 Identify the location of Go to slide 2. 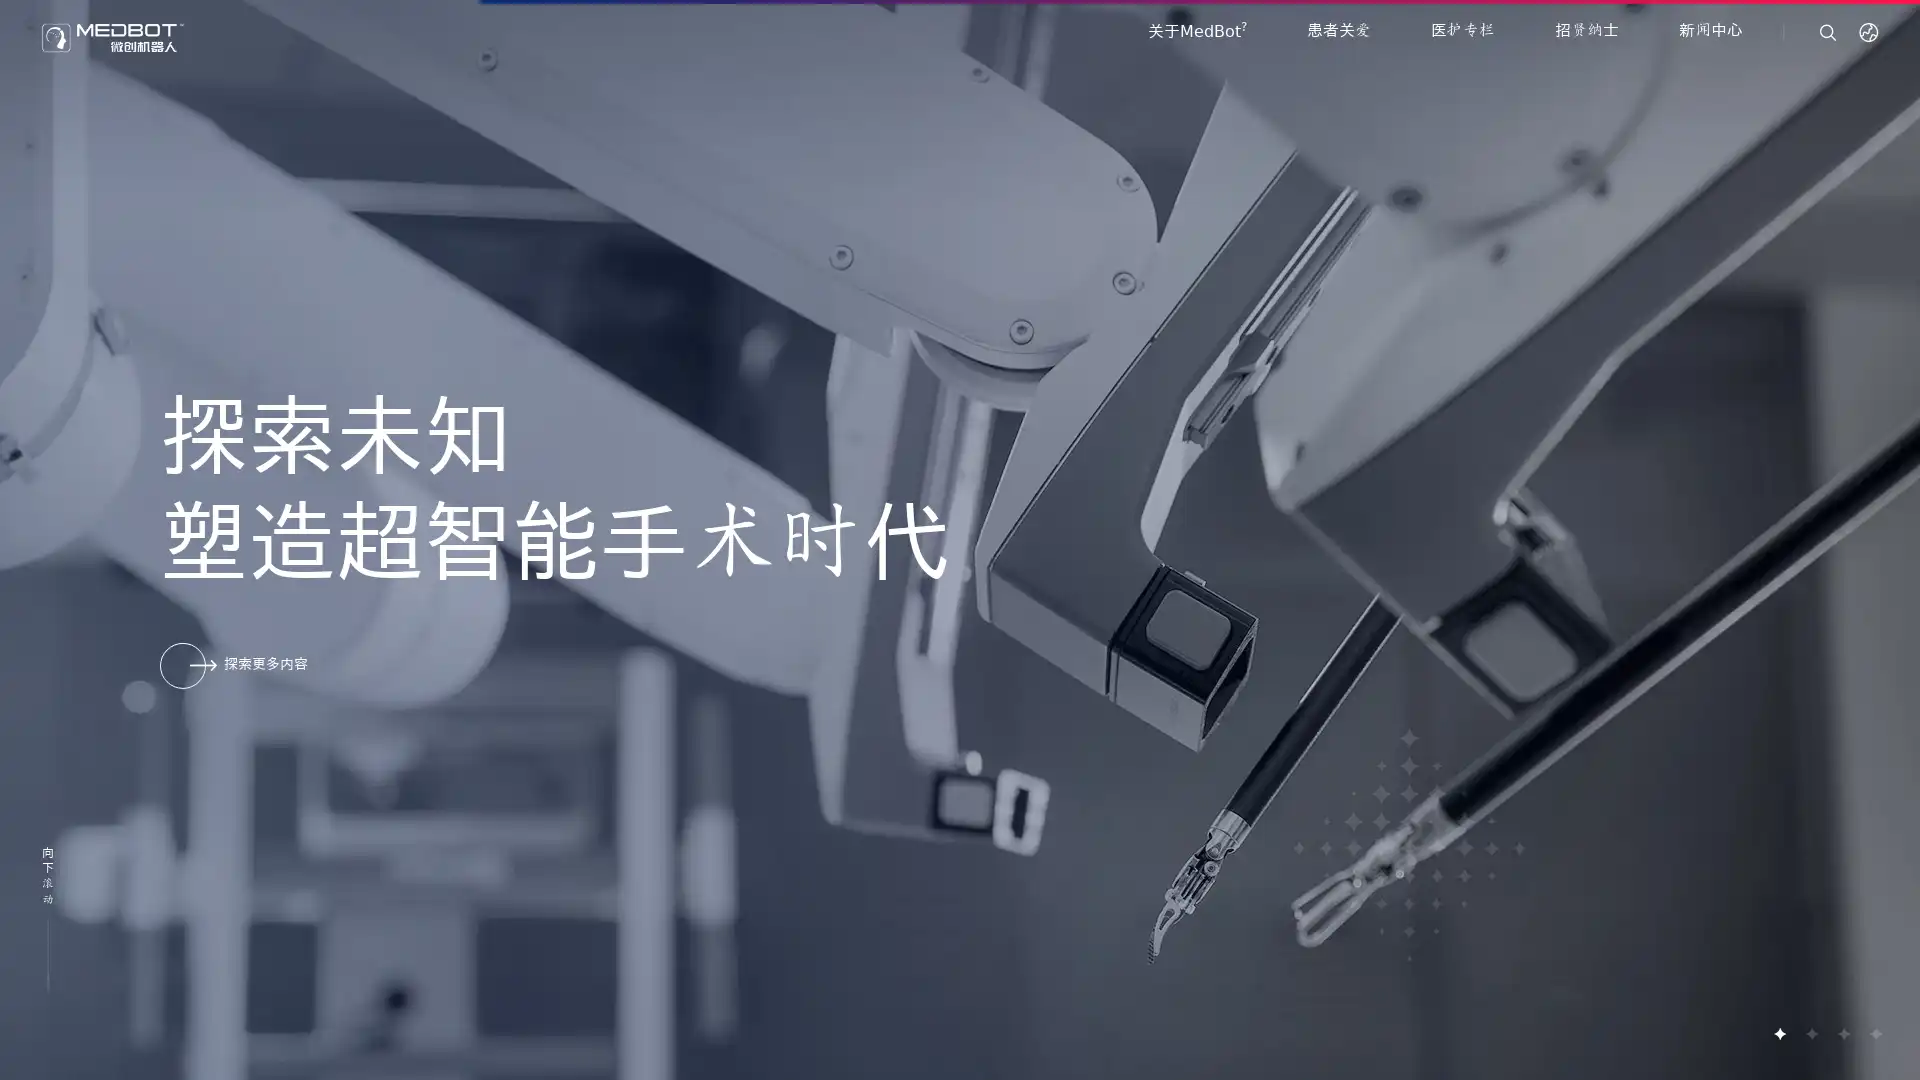
(1810, 1033).